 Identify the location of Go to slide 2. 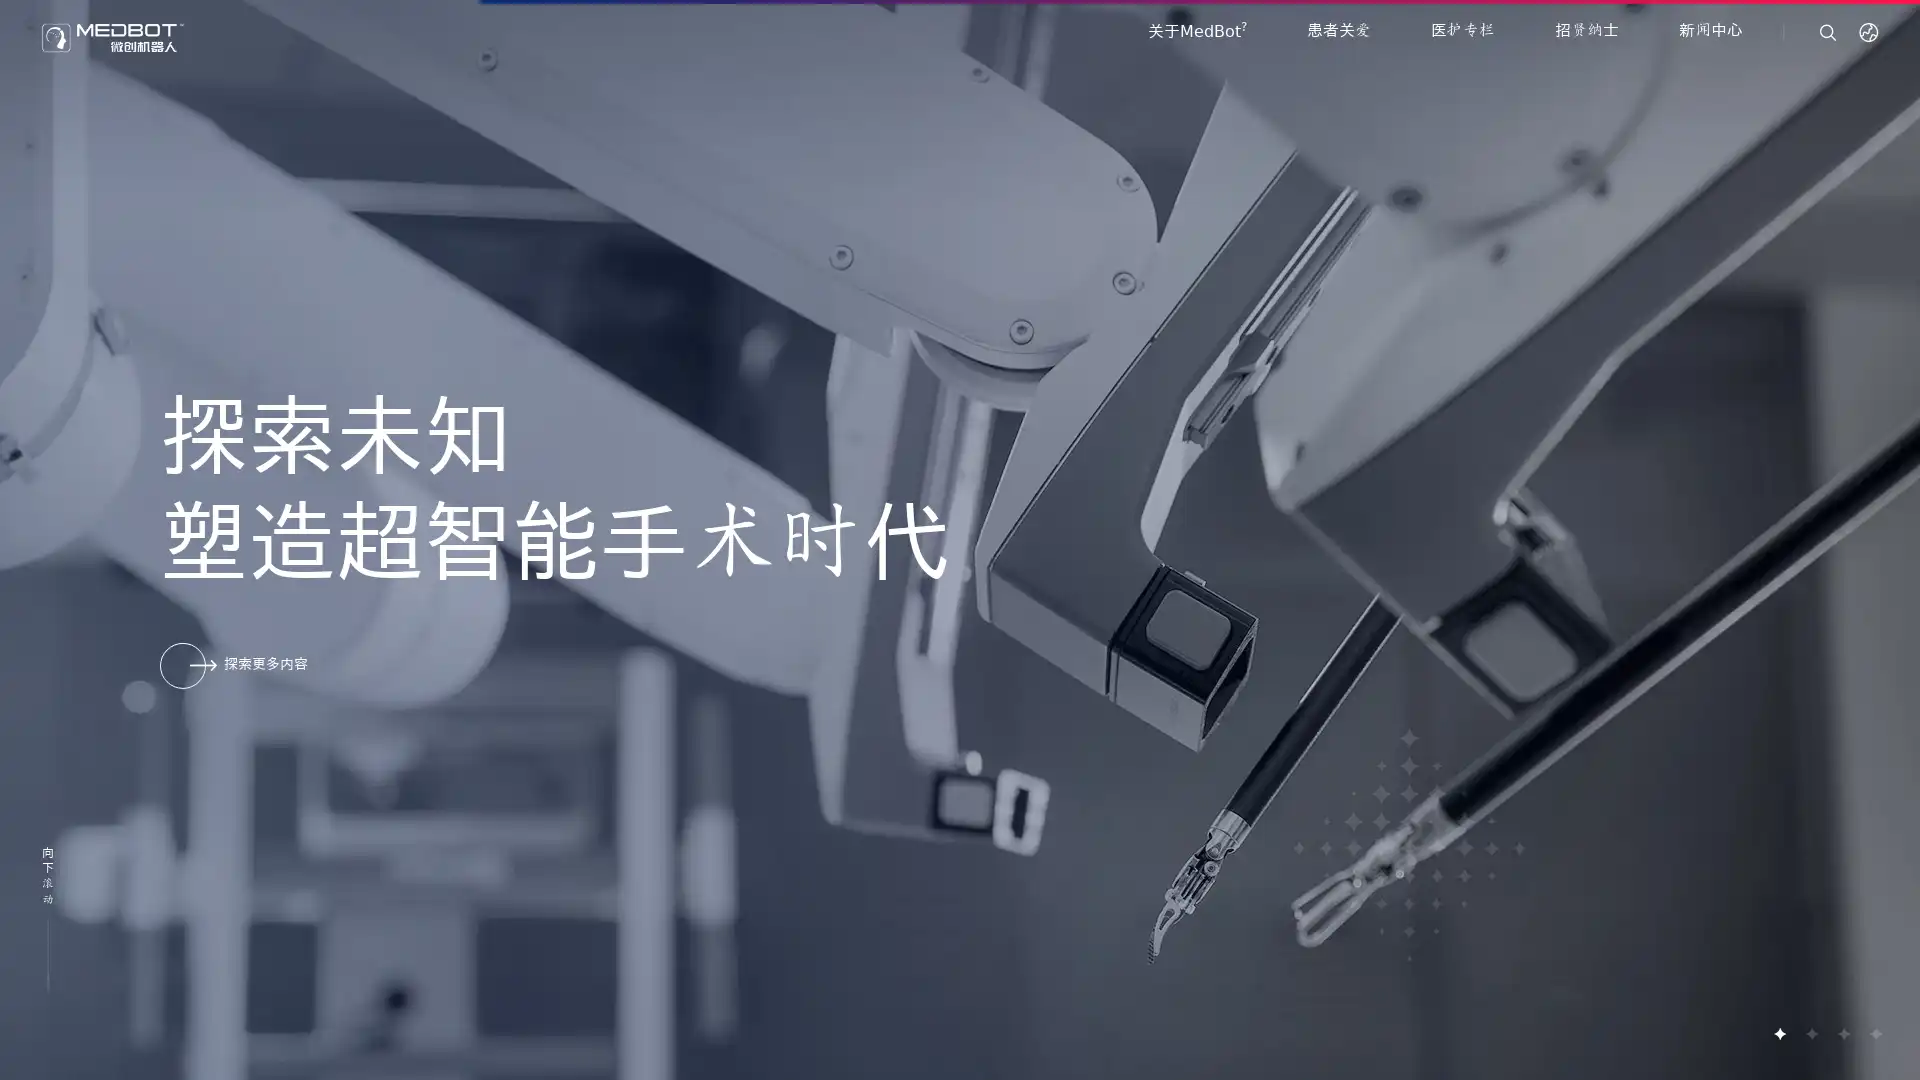
(1810, 1033).